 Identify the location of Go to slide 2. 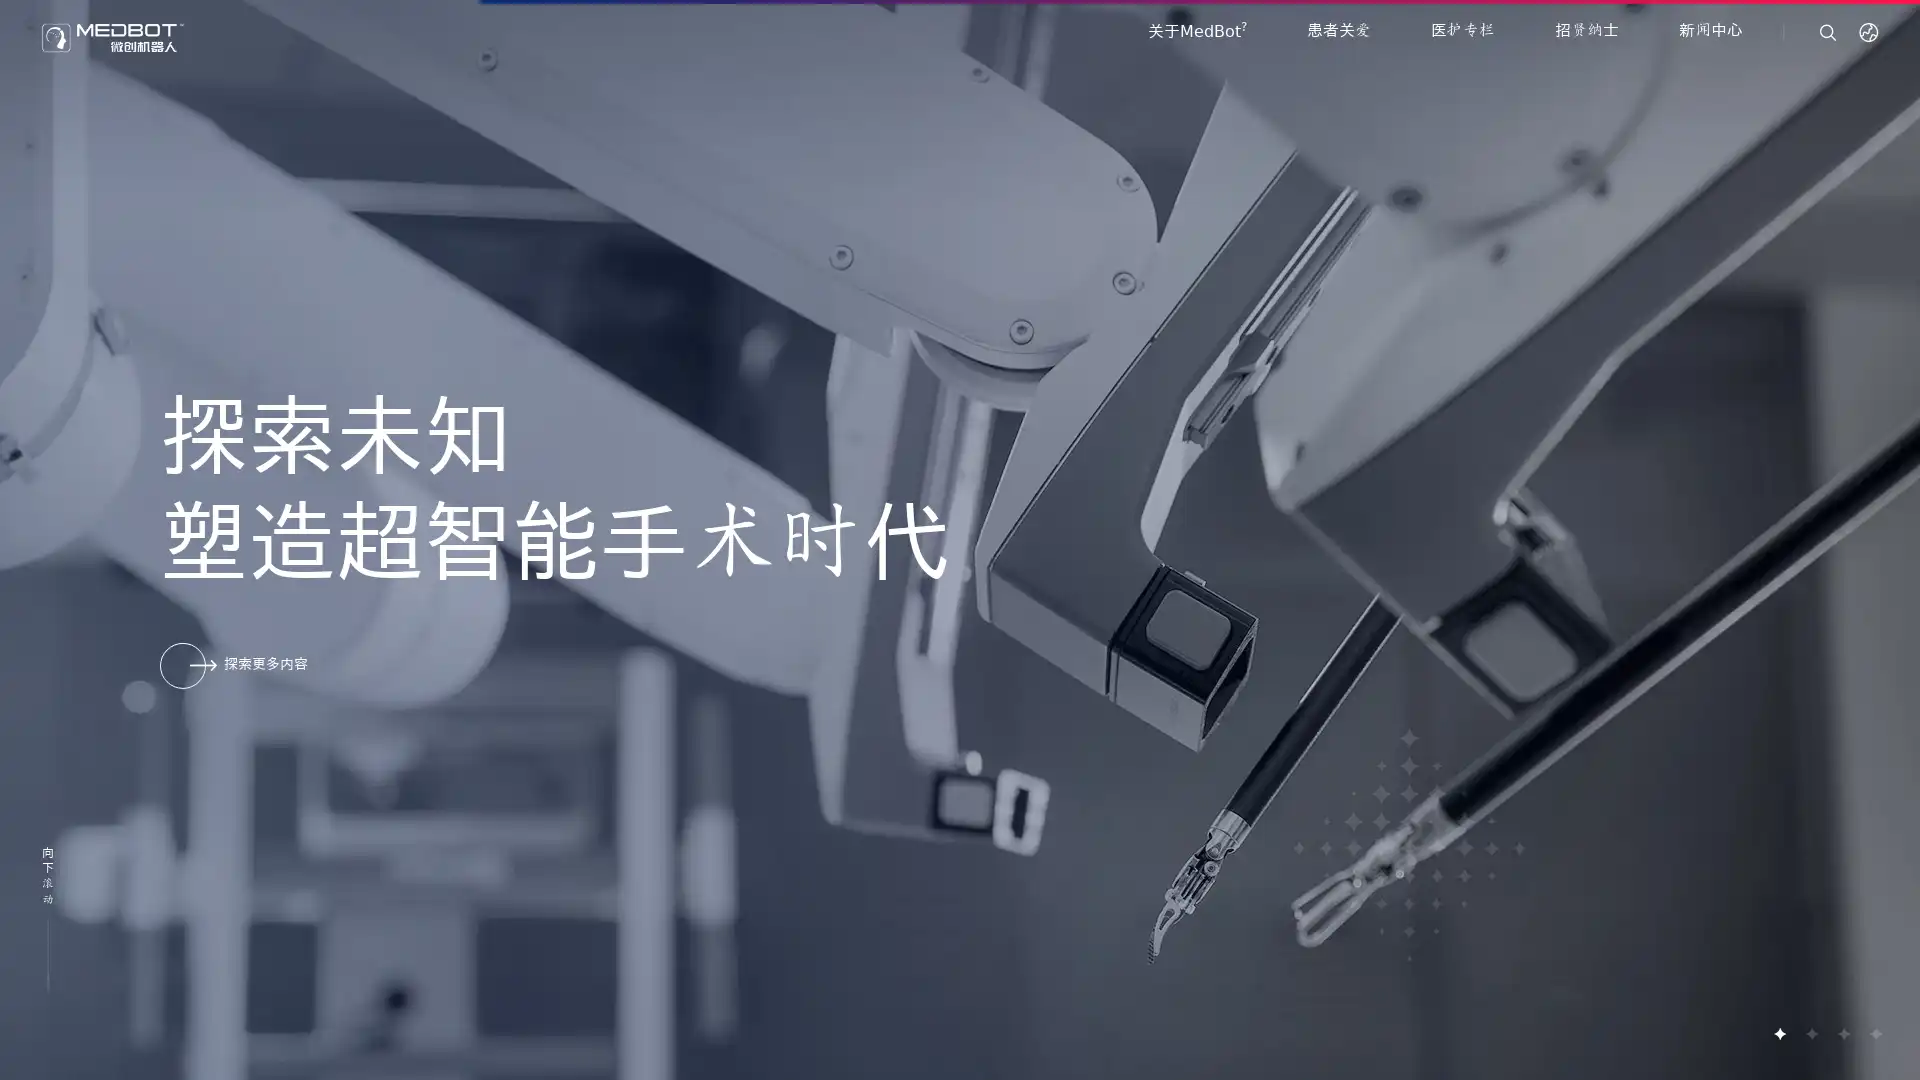
(1810, 1033).